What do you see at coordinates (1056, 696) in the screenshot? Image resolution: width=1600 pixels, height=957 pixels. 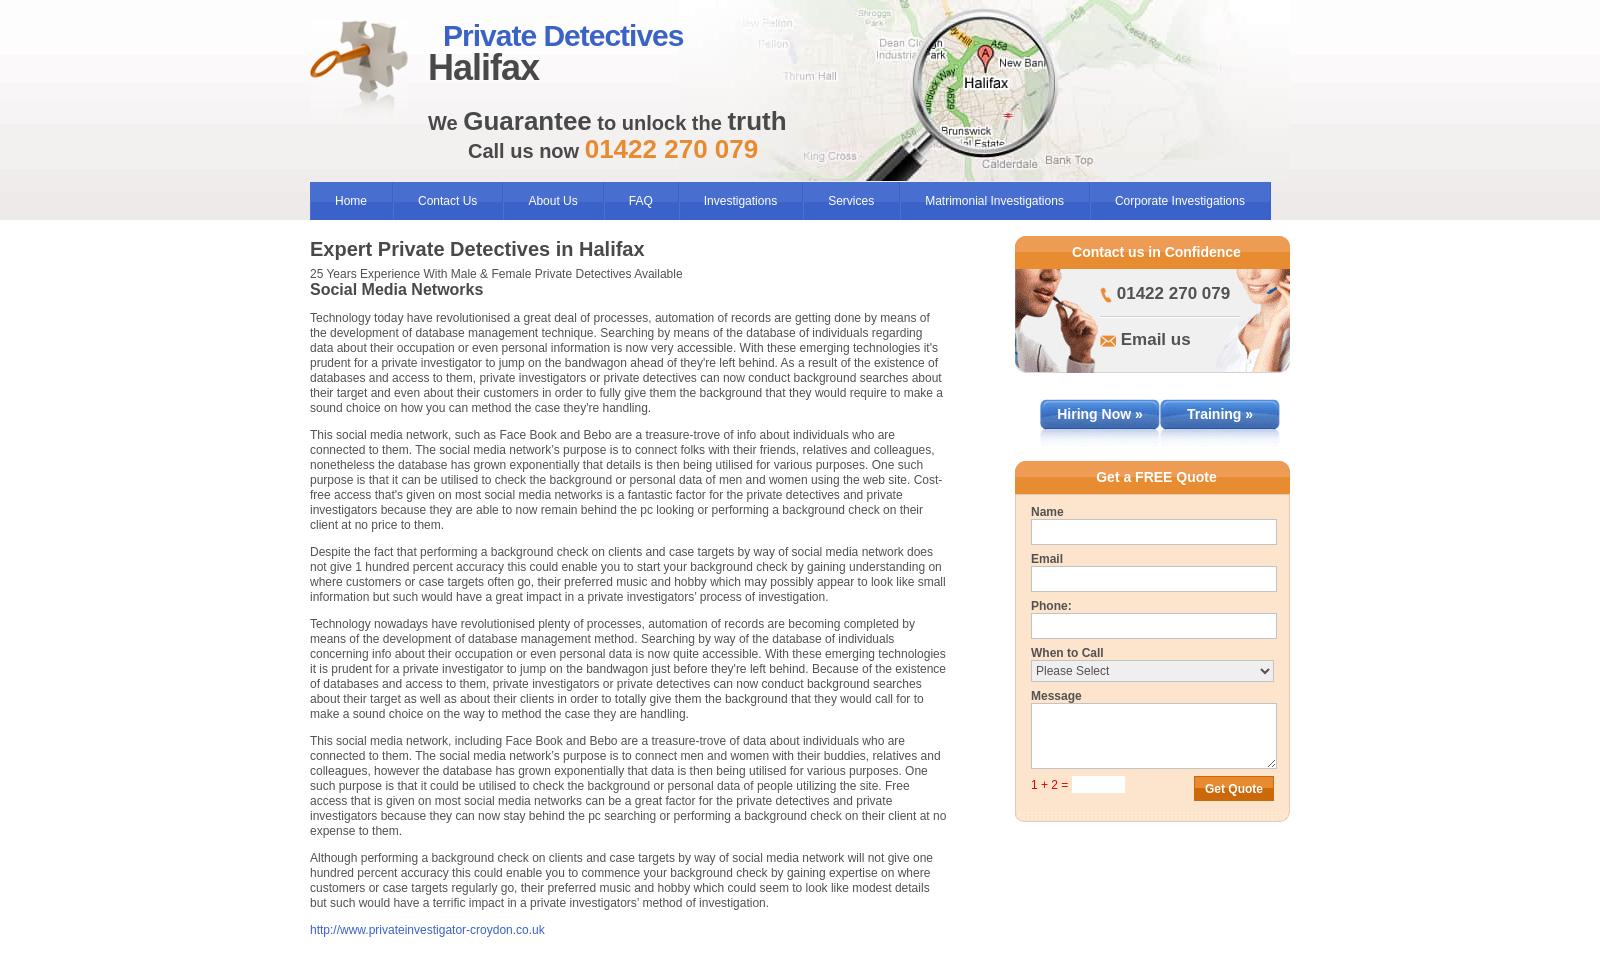 I see `'Message'` at bounding box center [1056, 696].